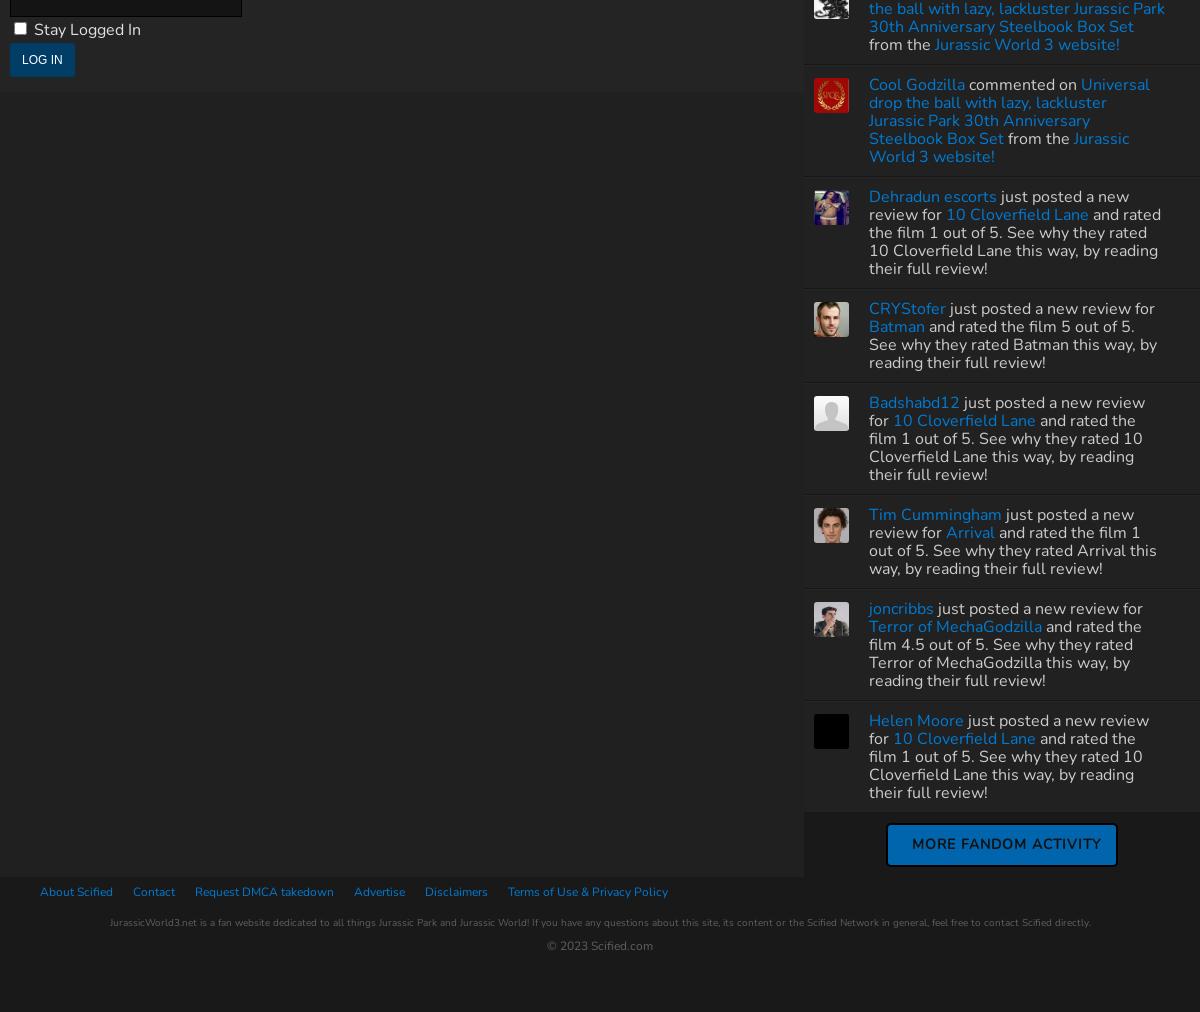  What do you see at coordinates (868, 549) in the screenshot?
I see `'and rated the film 1 out of 5. See why they rated Arrival this way, by reading their full review!'` at bounding box center [868, 549].